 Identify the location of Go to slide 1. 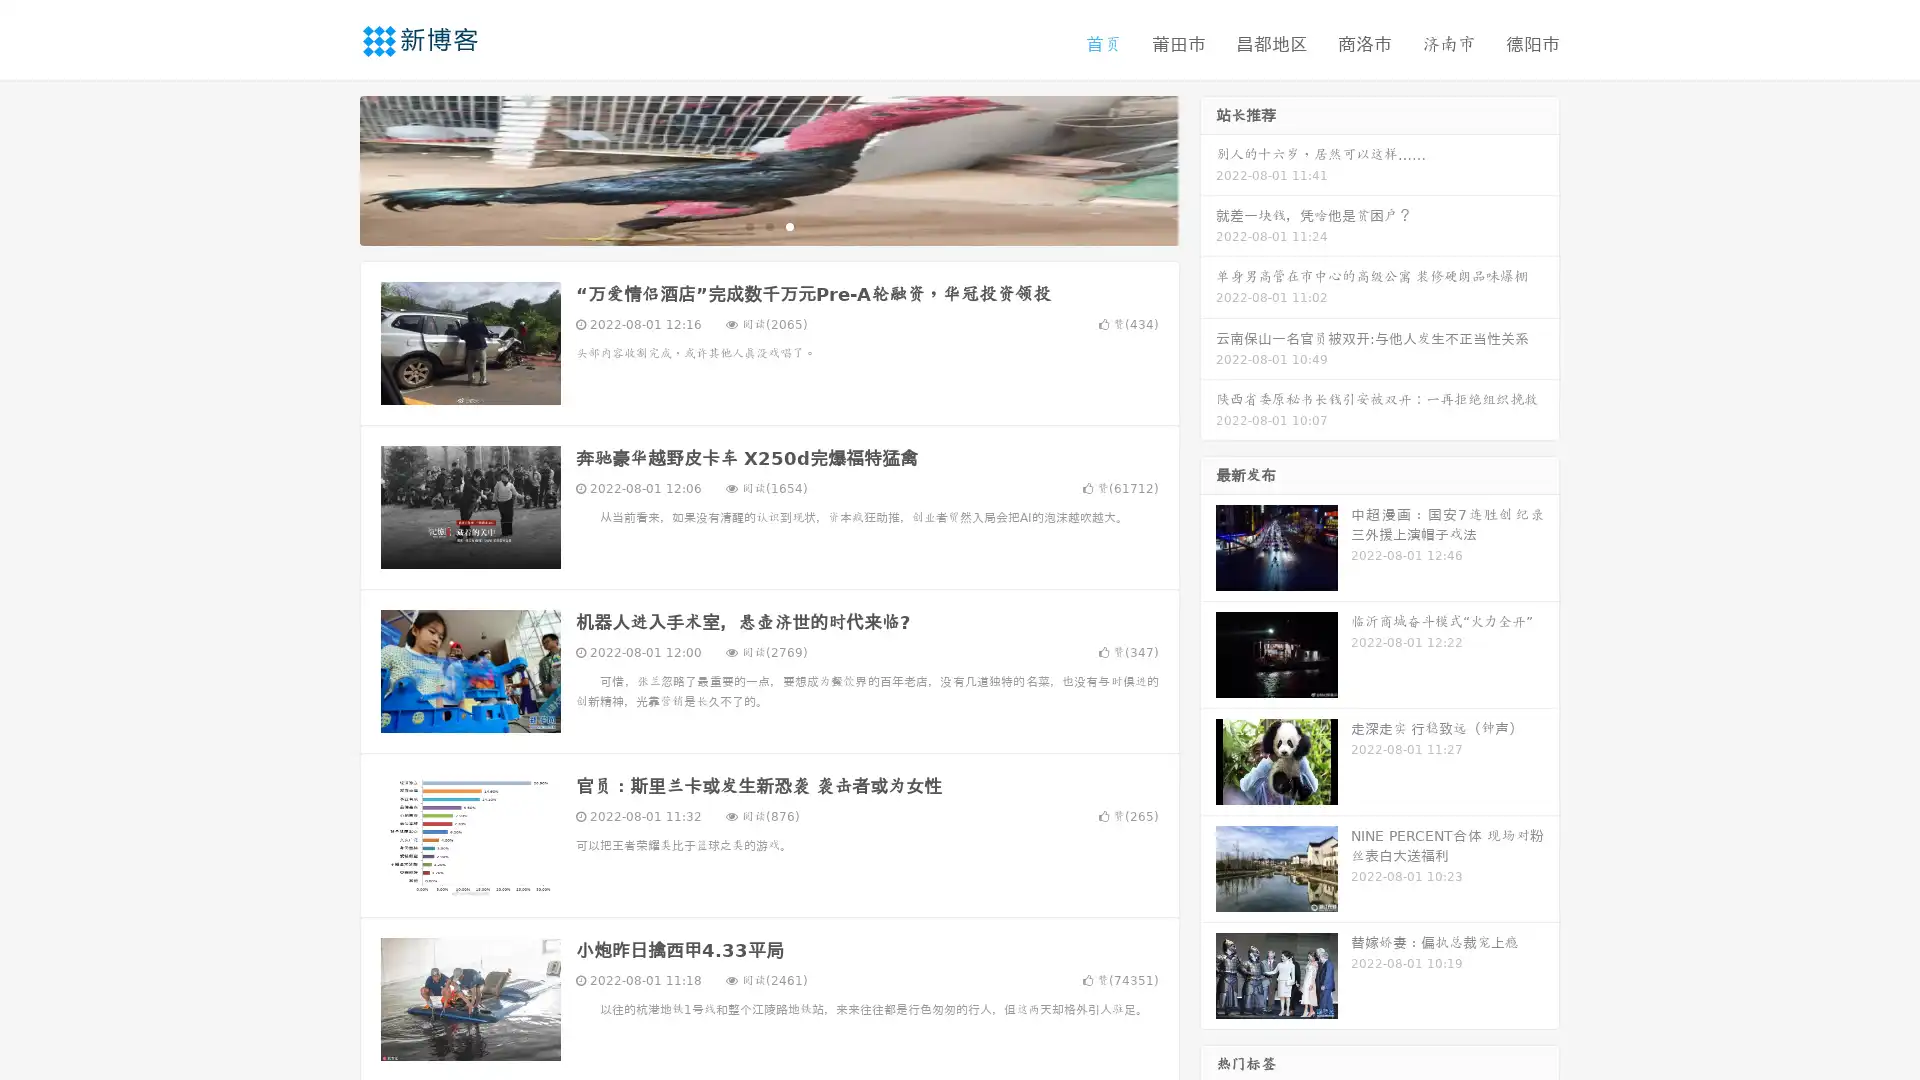
(748, 225).